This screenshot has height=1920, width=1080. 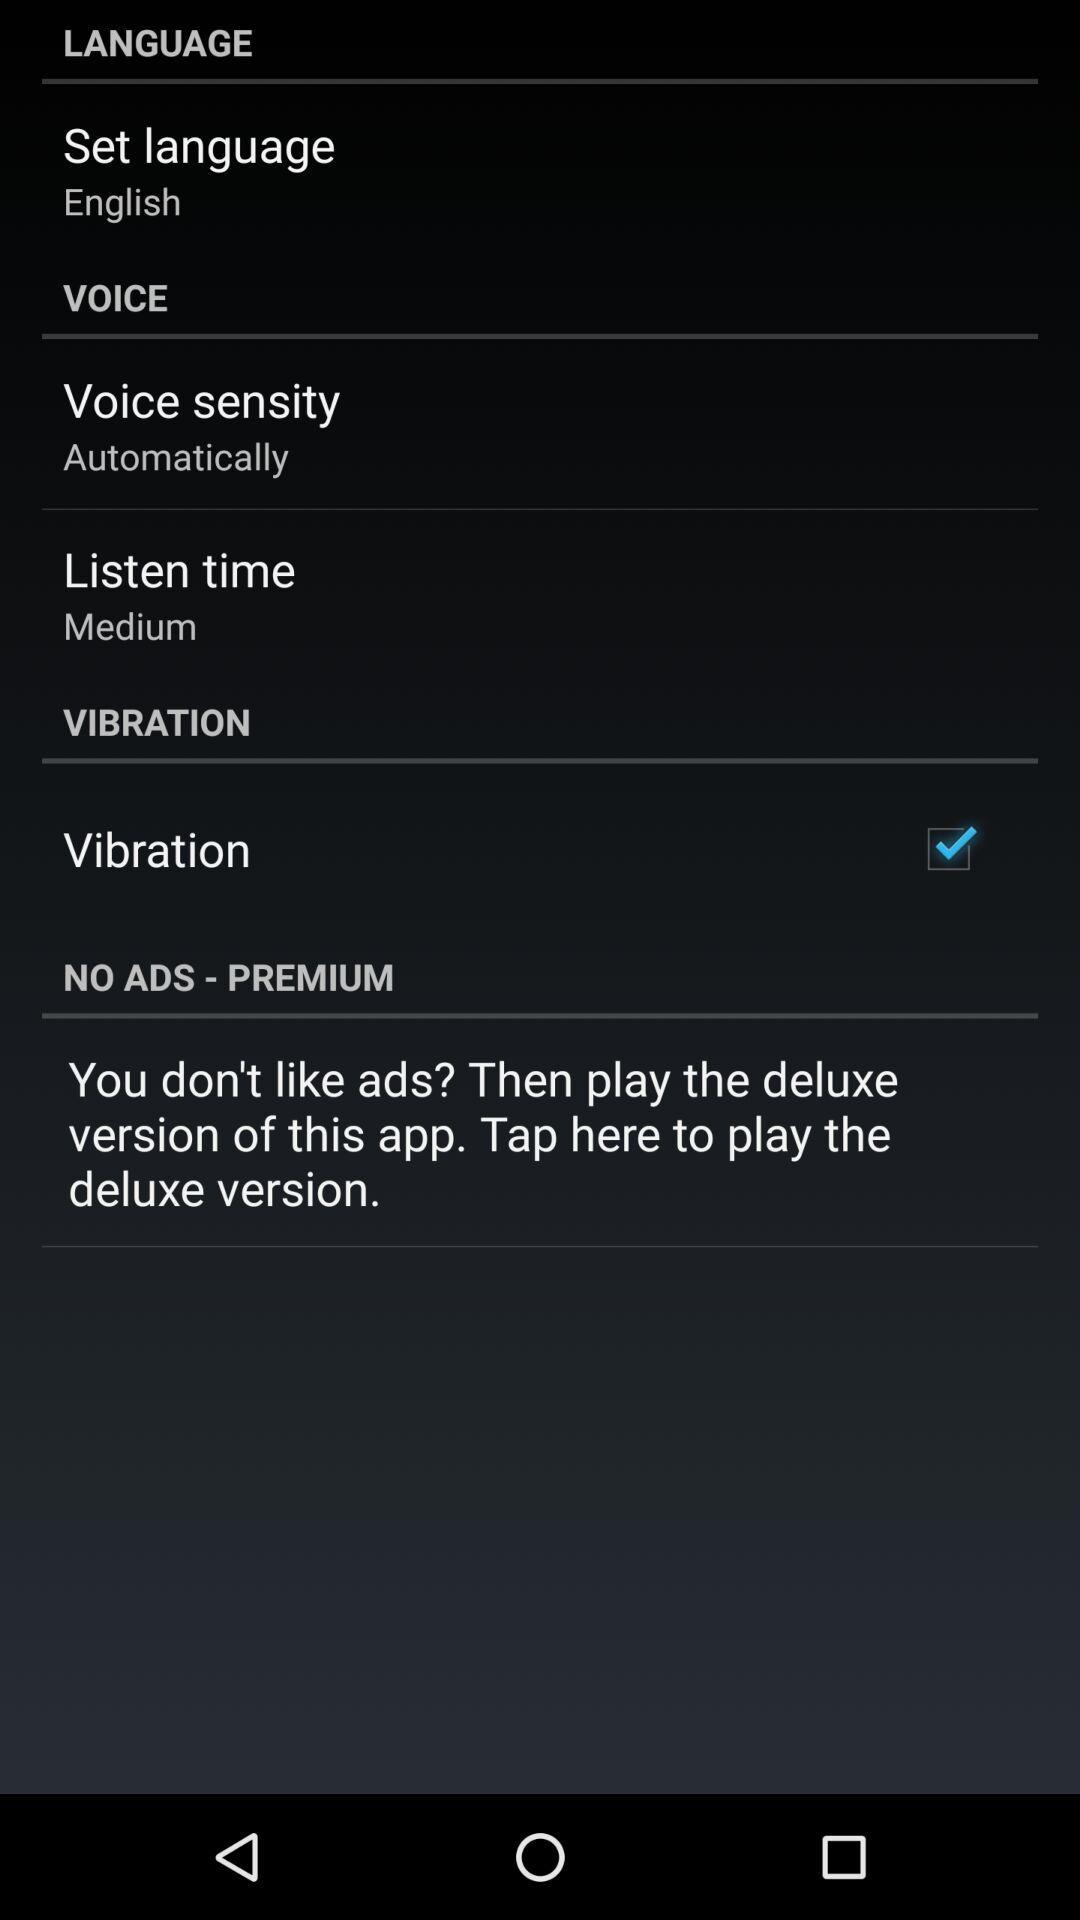 What do you see at coordinates (947, 849) in the screenshot?
I see `the item below the vibration item` at bounding box center [947, 849].